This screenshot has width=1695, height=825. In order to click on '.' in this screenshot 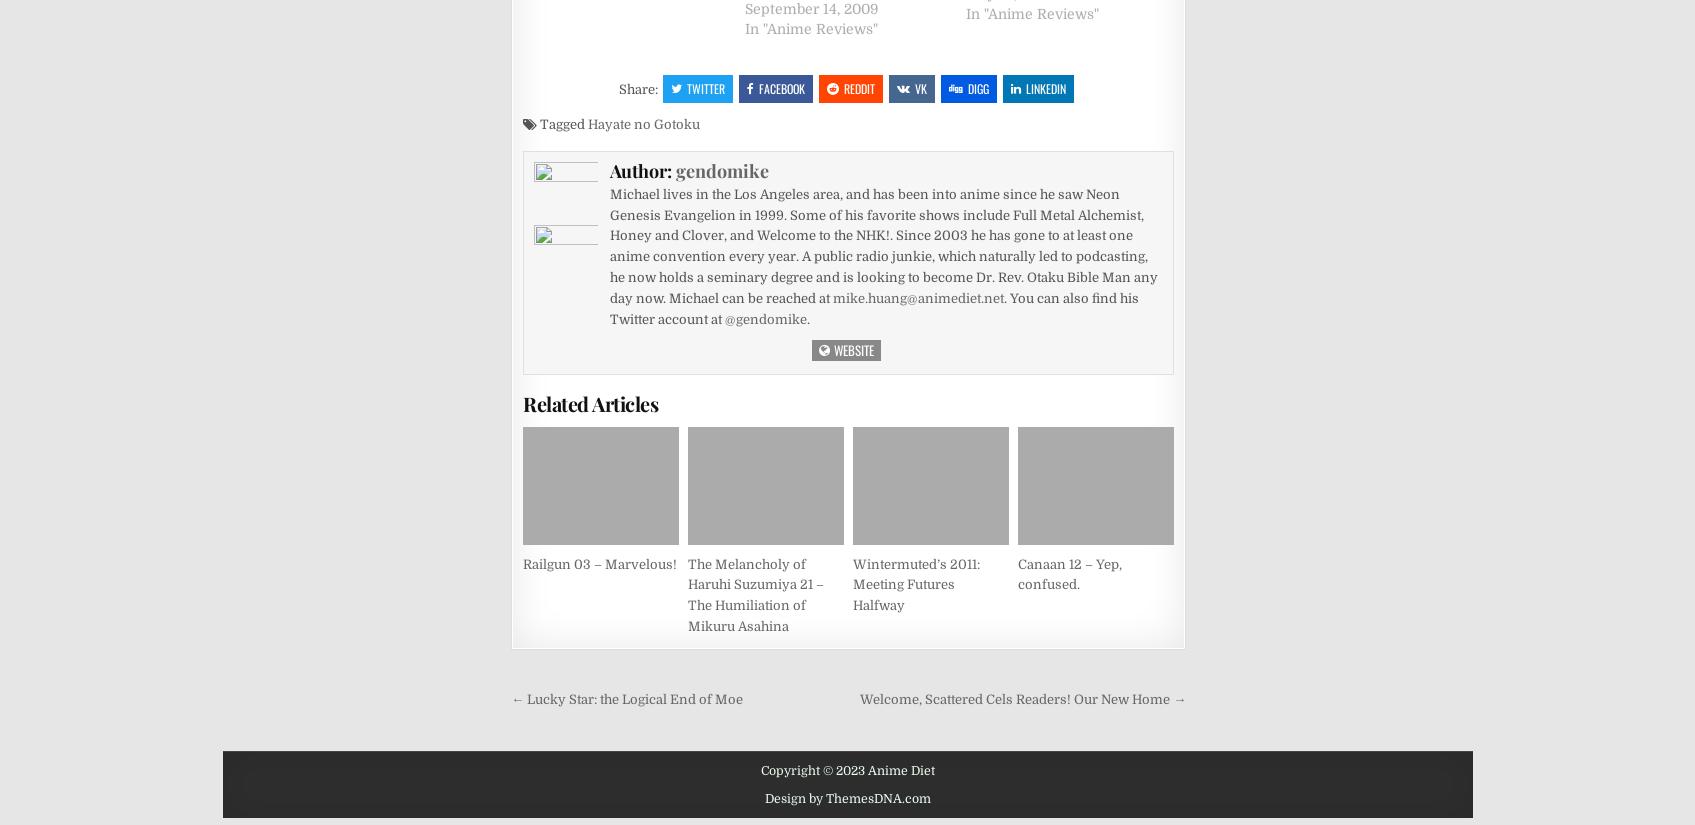, I will do `click(805, 317)`.